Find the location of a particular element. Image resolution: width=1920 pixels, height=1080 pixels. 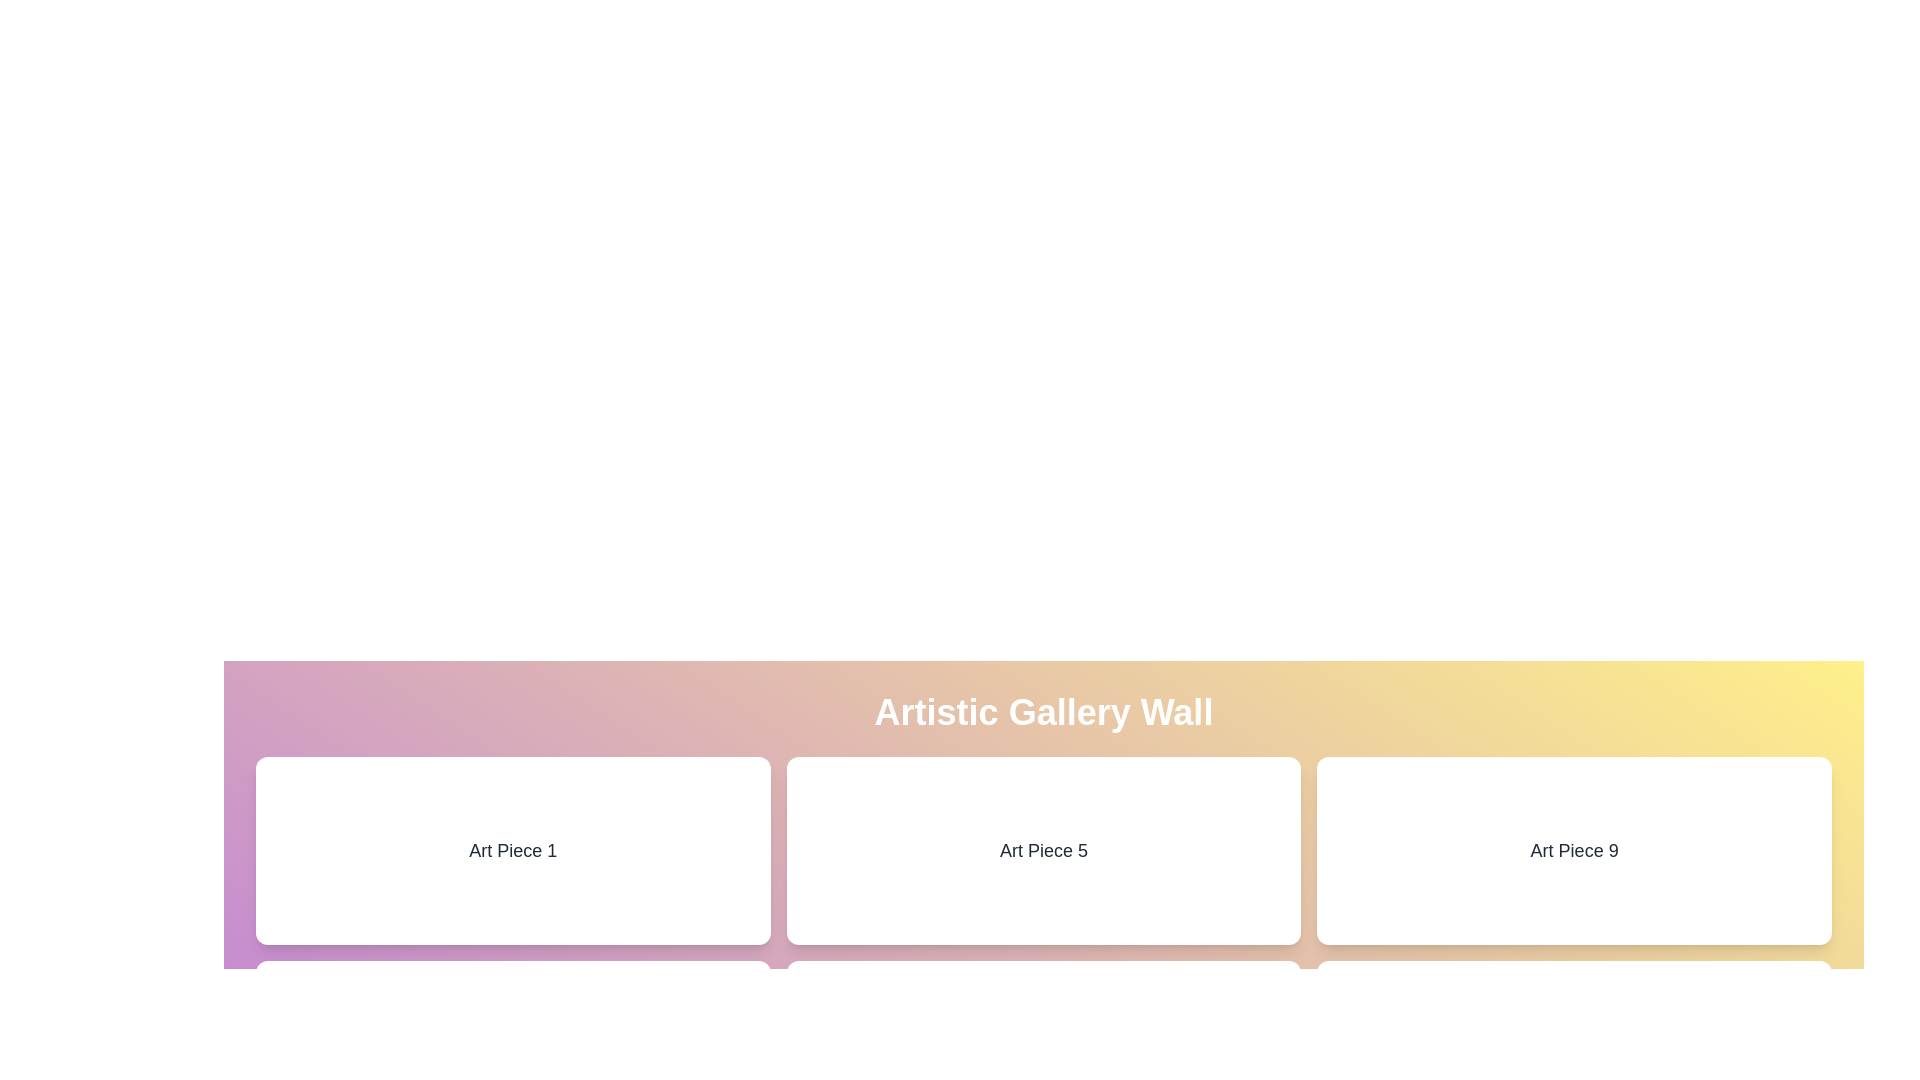

the 'Art Piece 9' card element which has a white background, rounded corners, and is positioned in the gallery layout is located at coordinates (1573, 851).